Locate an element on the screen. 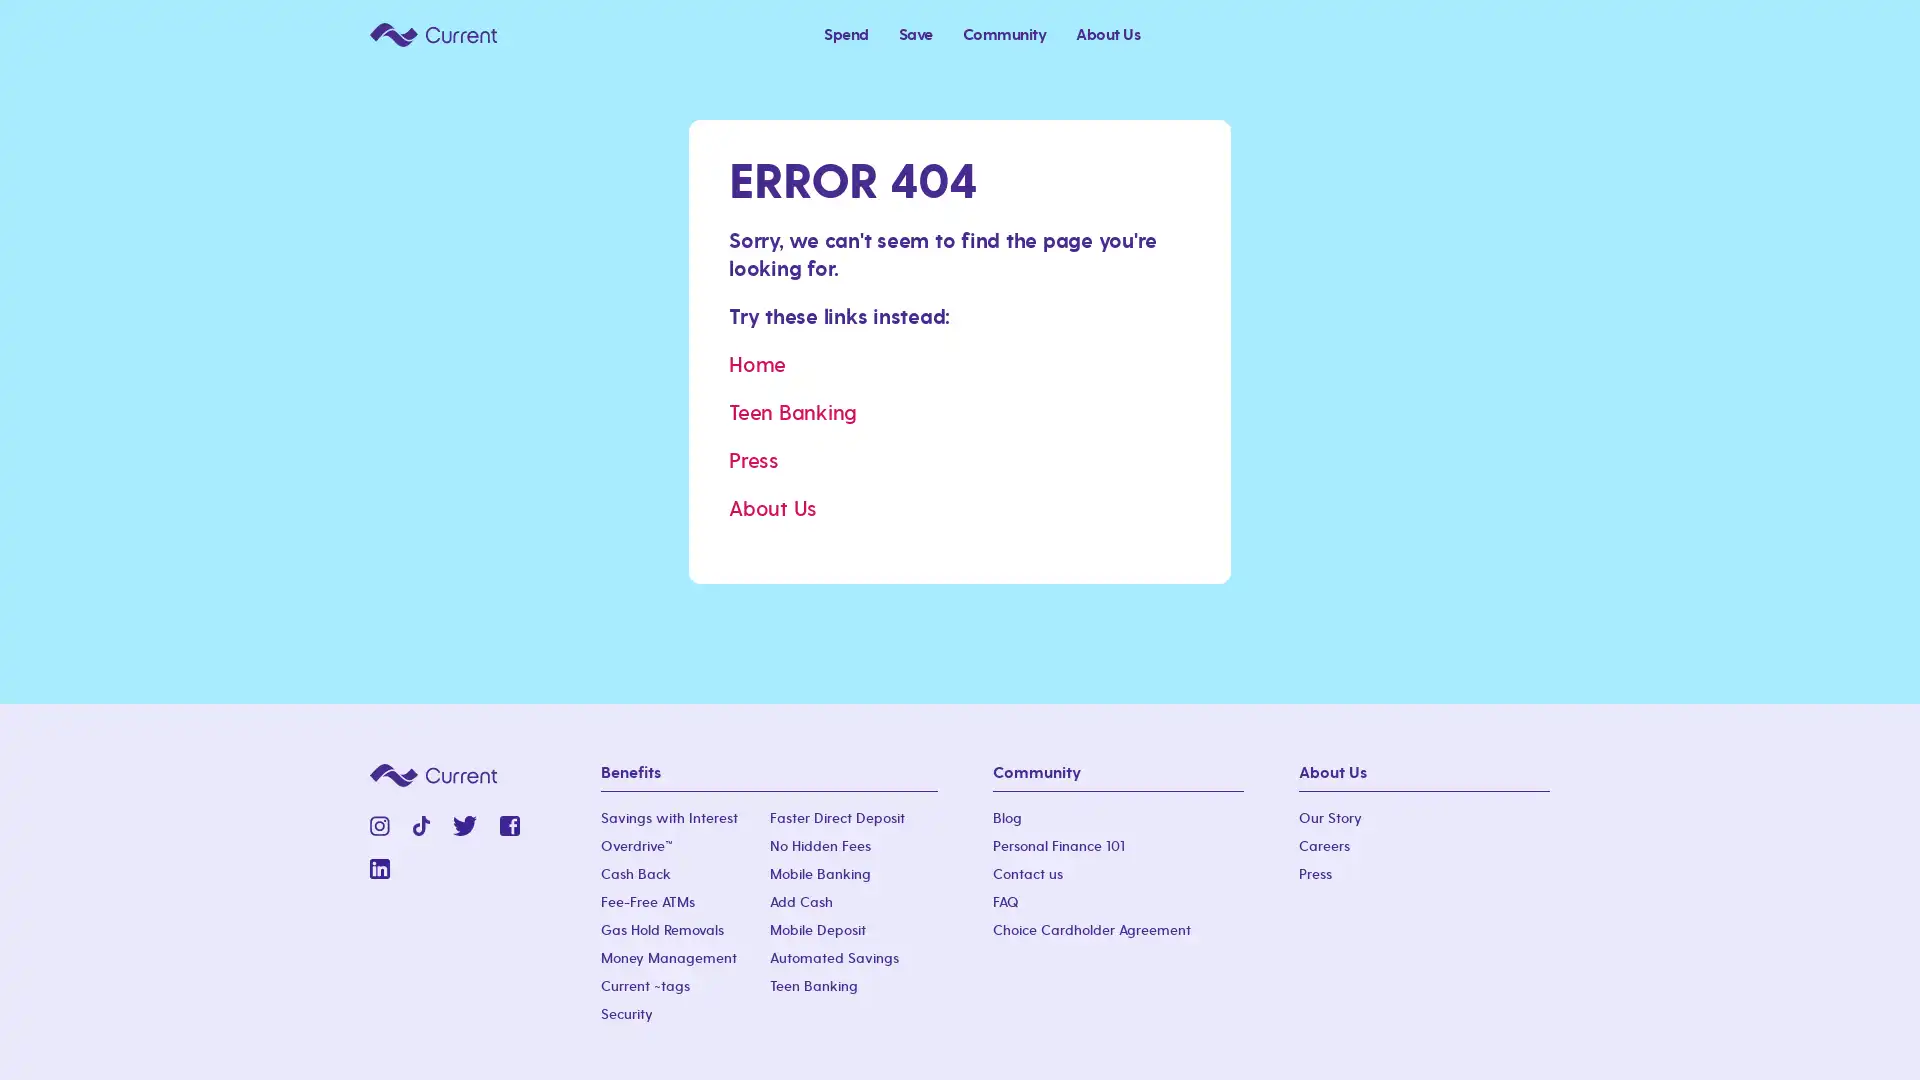 The height and width of the screenshot is (1080, 1920). Current logo is located at coordinates (432, 33).